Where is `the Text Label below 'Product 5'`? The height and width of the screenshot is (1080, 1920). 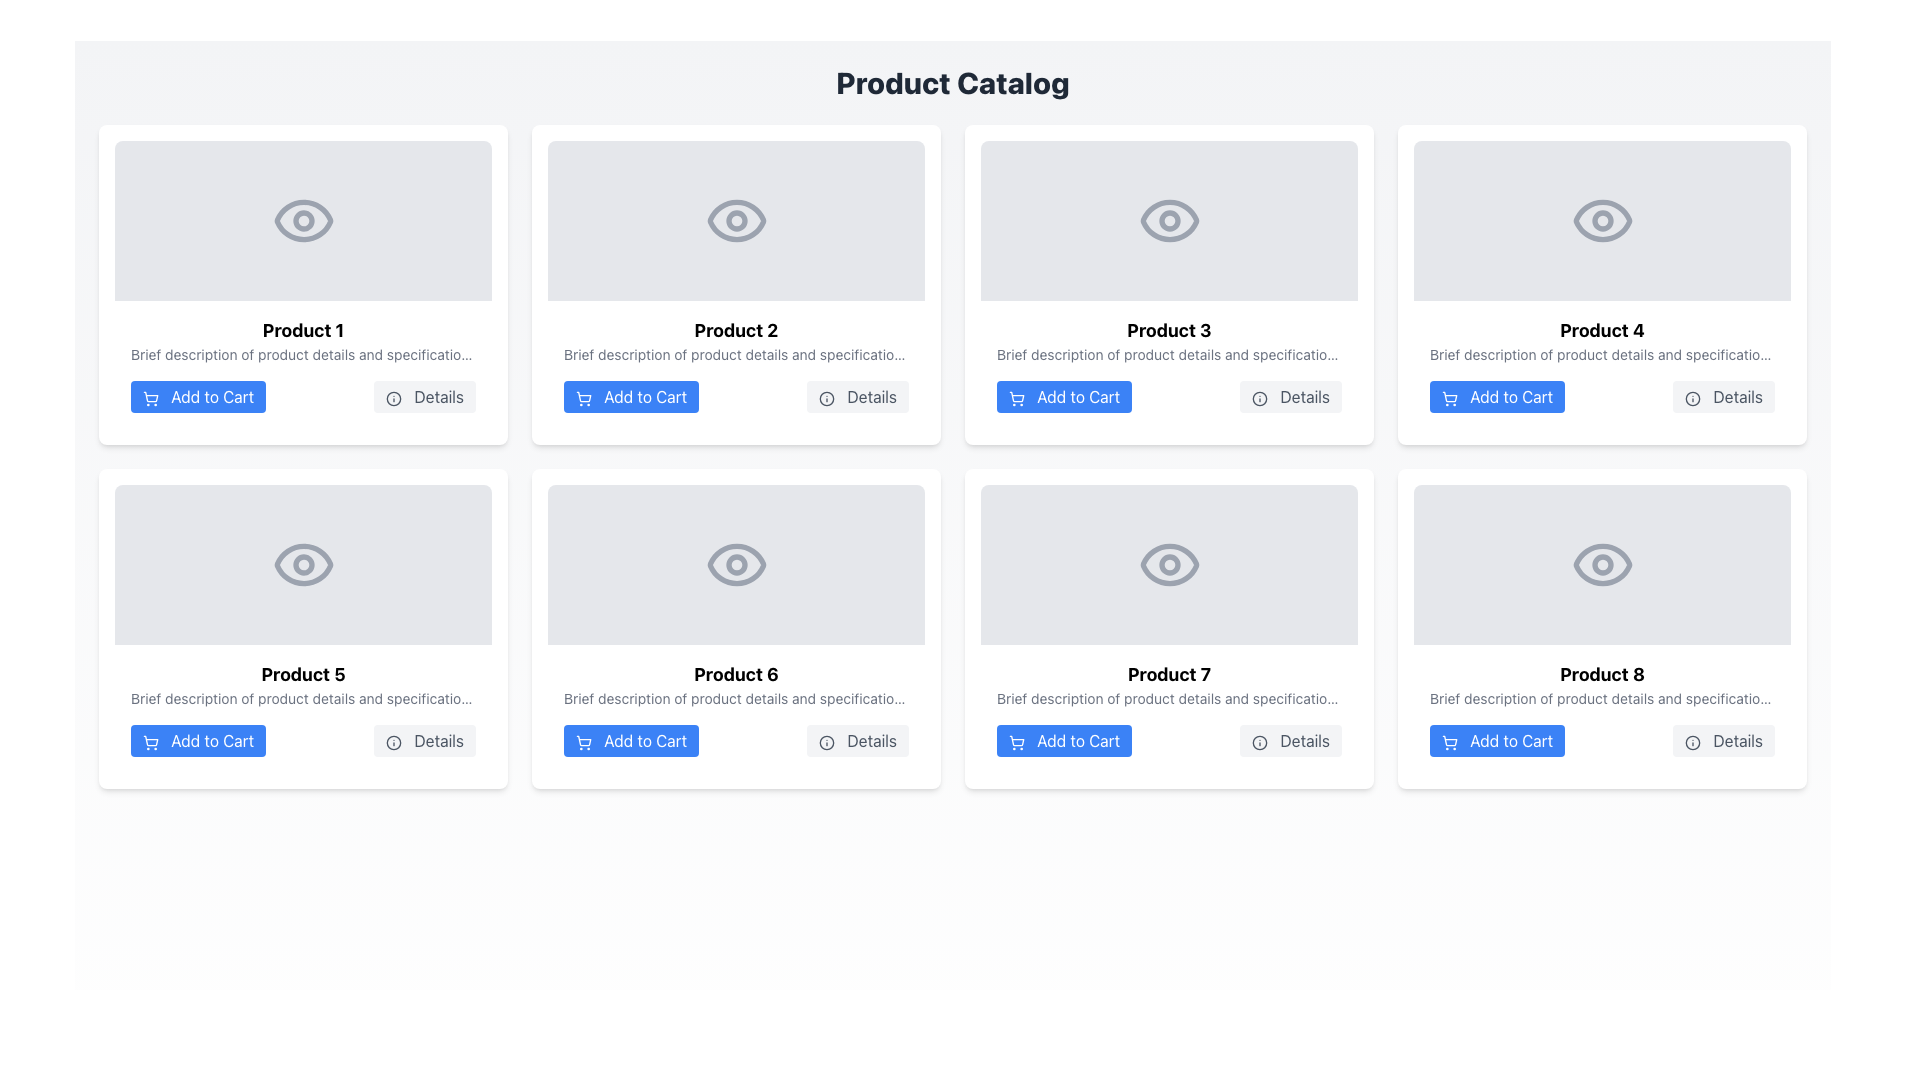 the Text Label below 'Product 5' is located at coordinates (302, 697).